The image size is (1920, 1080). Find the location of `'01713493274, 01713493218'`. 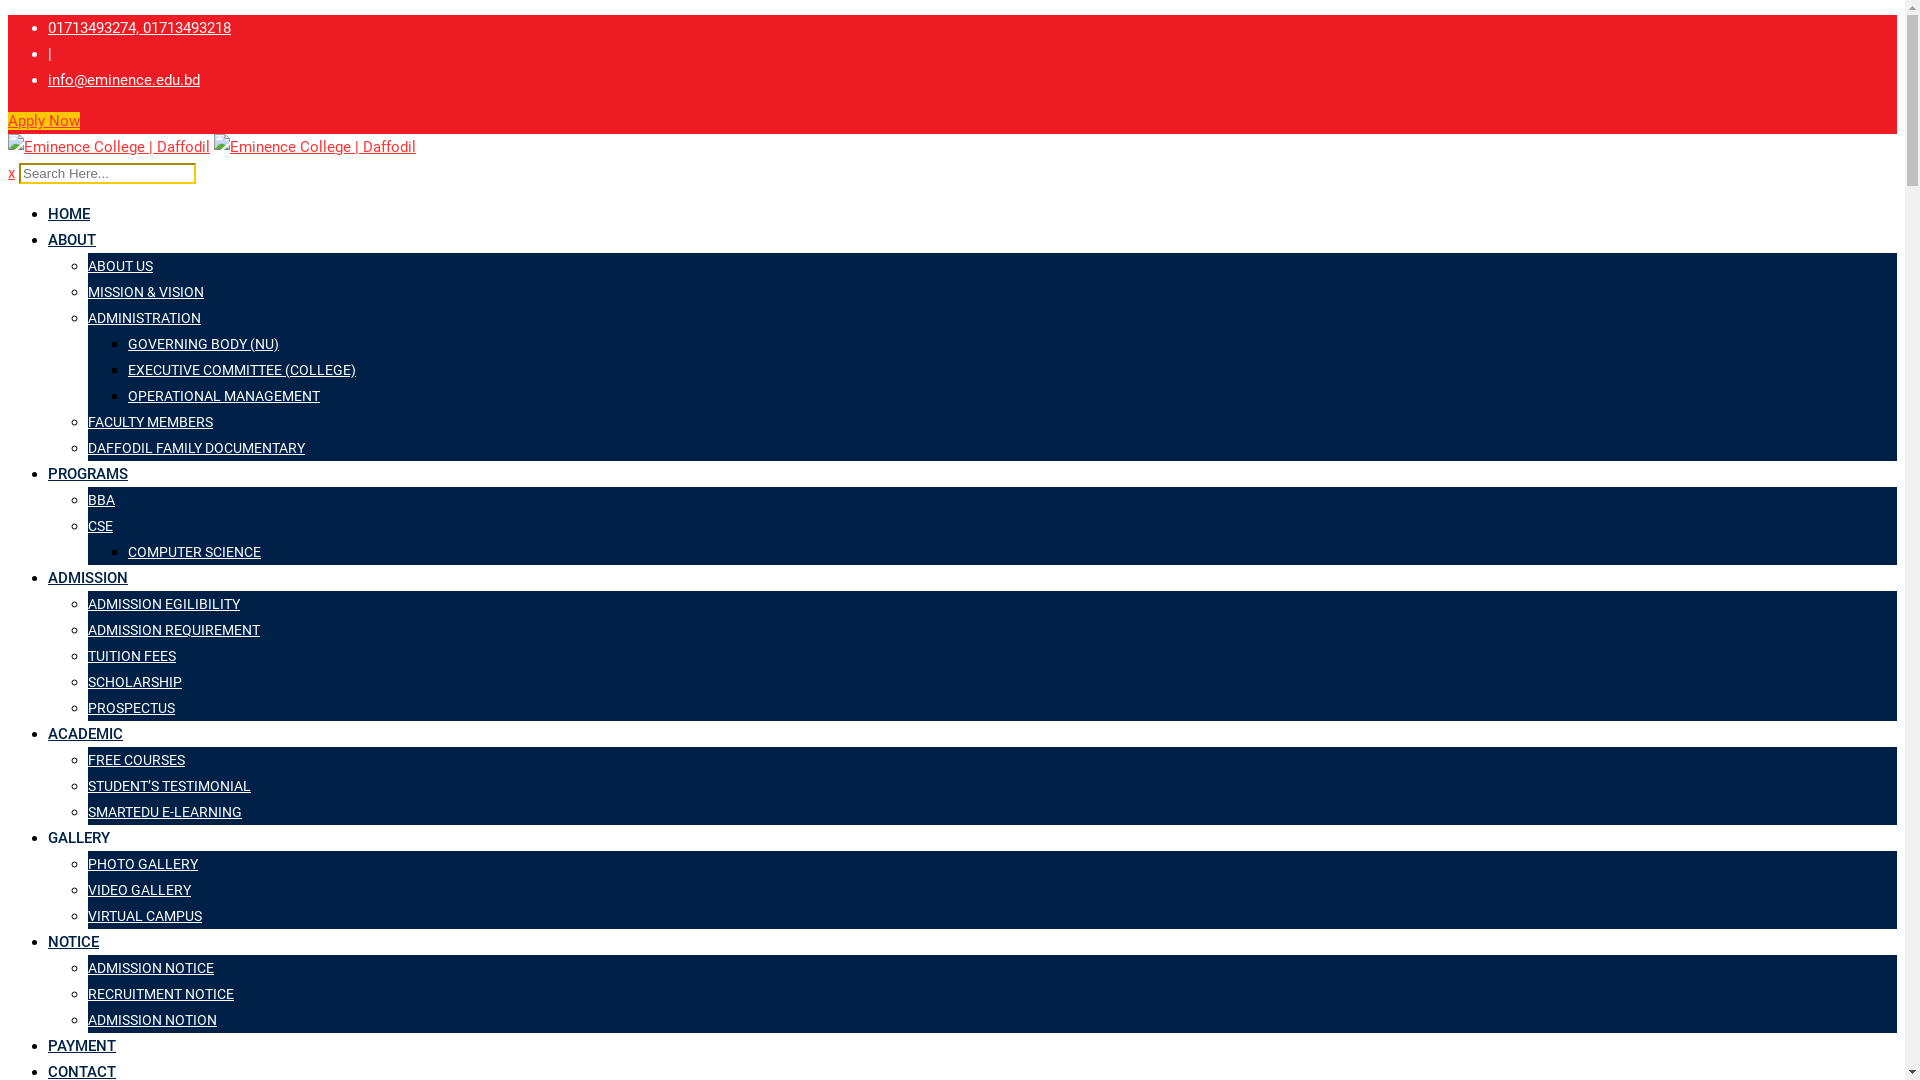

'01713493274, 01713493218' is located at coordinates (138, 27).